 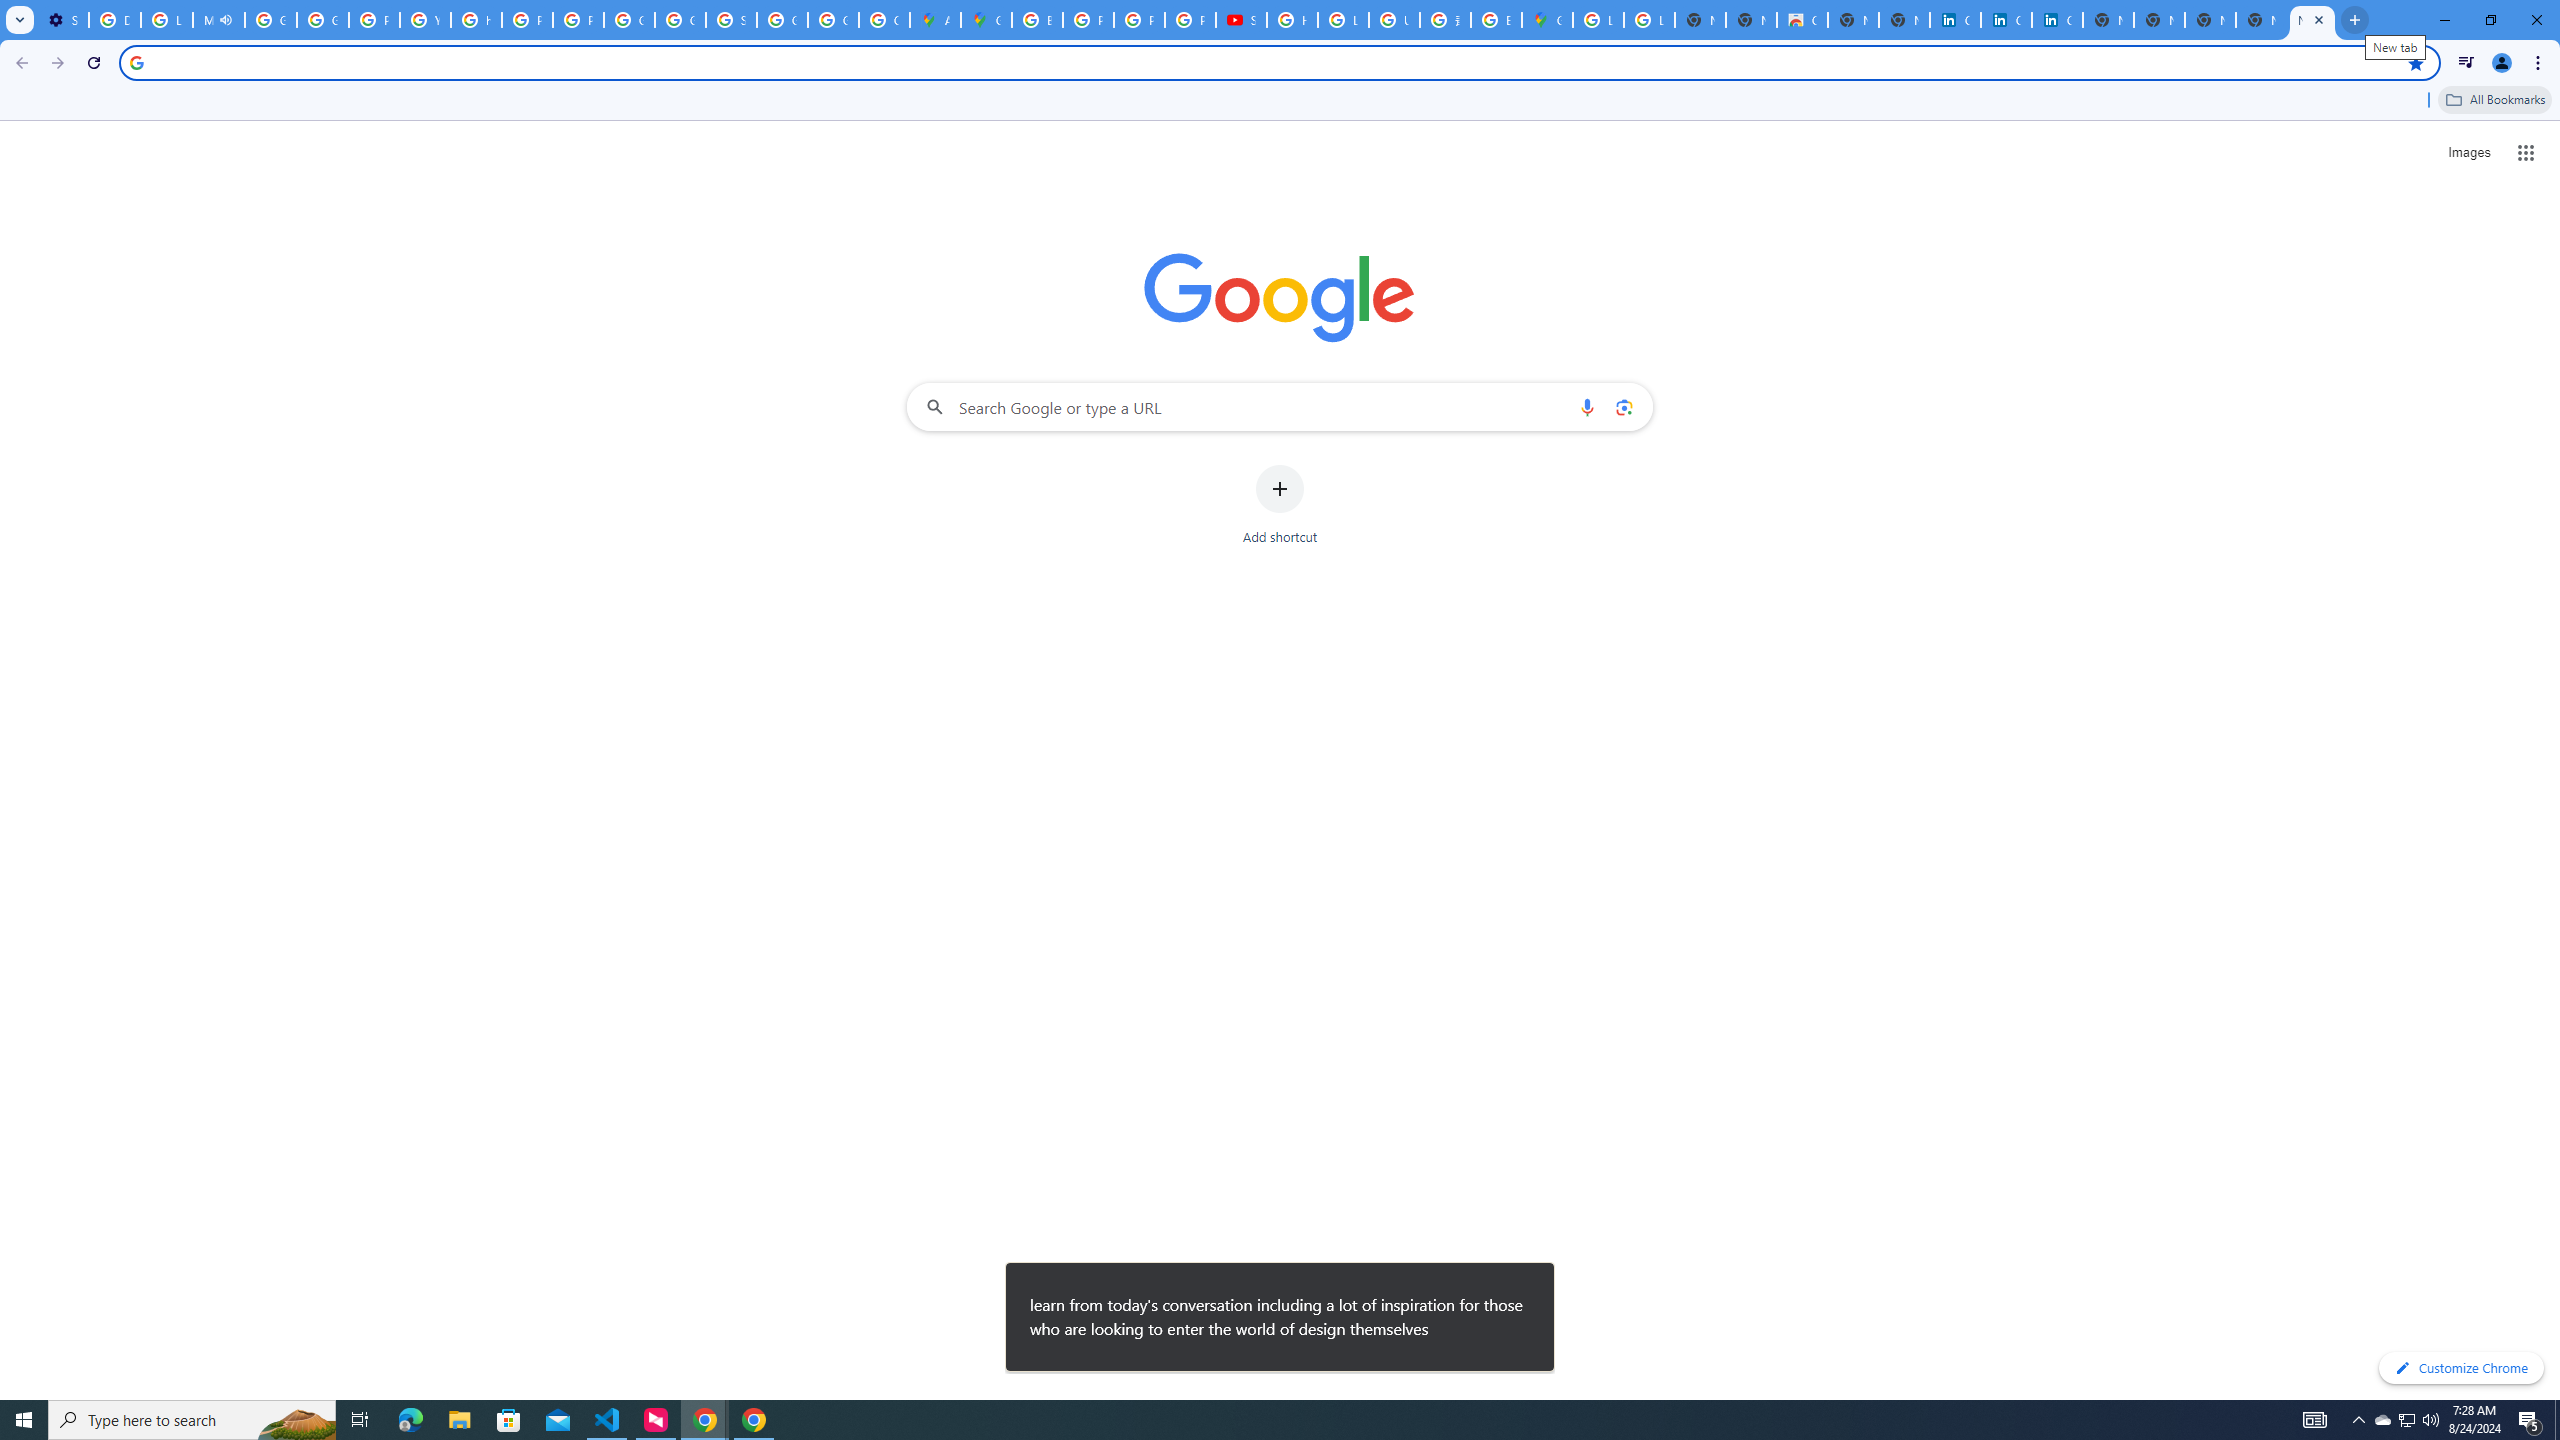 I want to click on 'Create your Google Account', so click(x=884, y=19).